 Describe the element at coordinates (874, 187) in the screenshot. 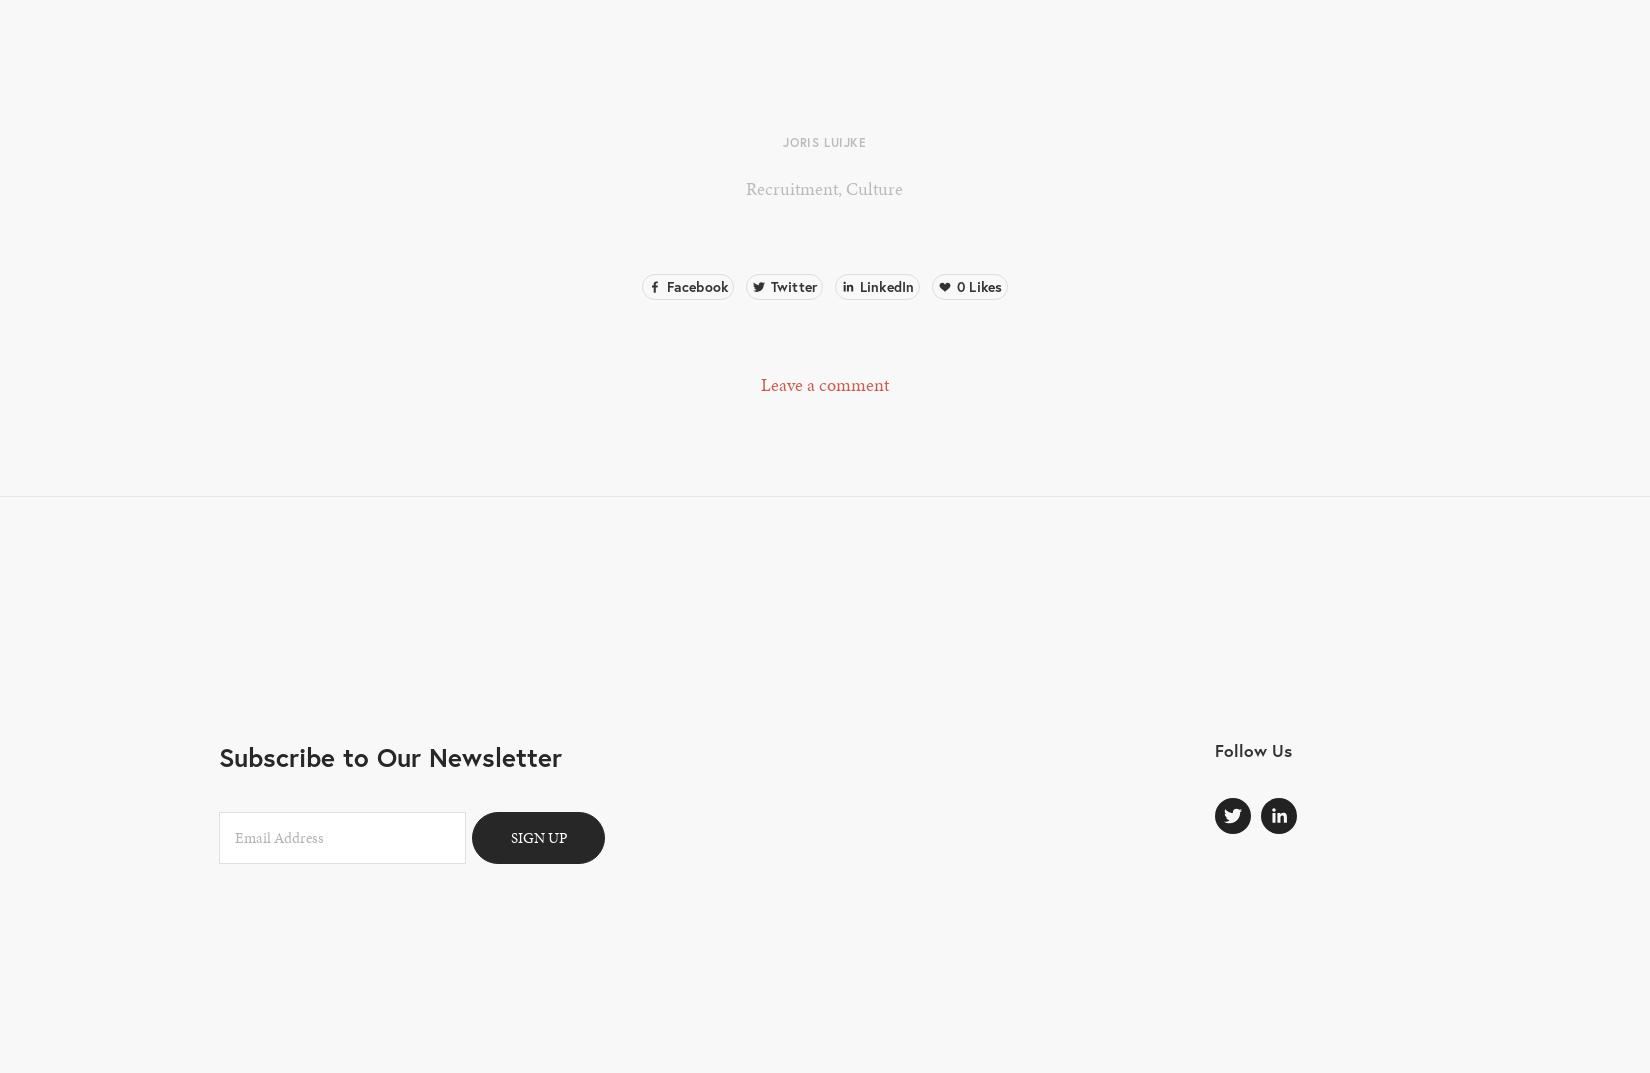

I see `'Culture'` at that location.